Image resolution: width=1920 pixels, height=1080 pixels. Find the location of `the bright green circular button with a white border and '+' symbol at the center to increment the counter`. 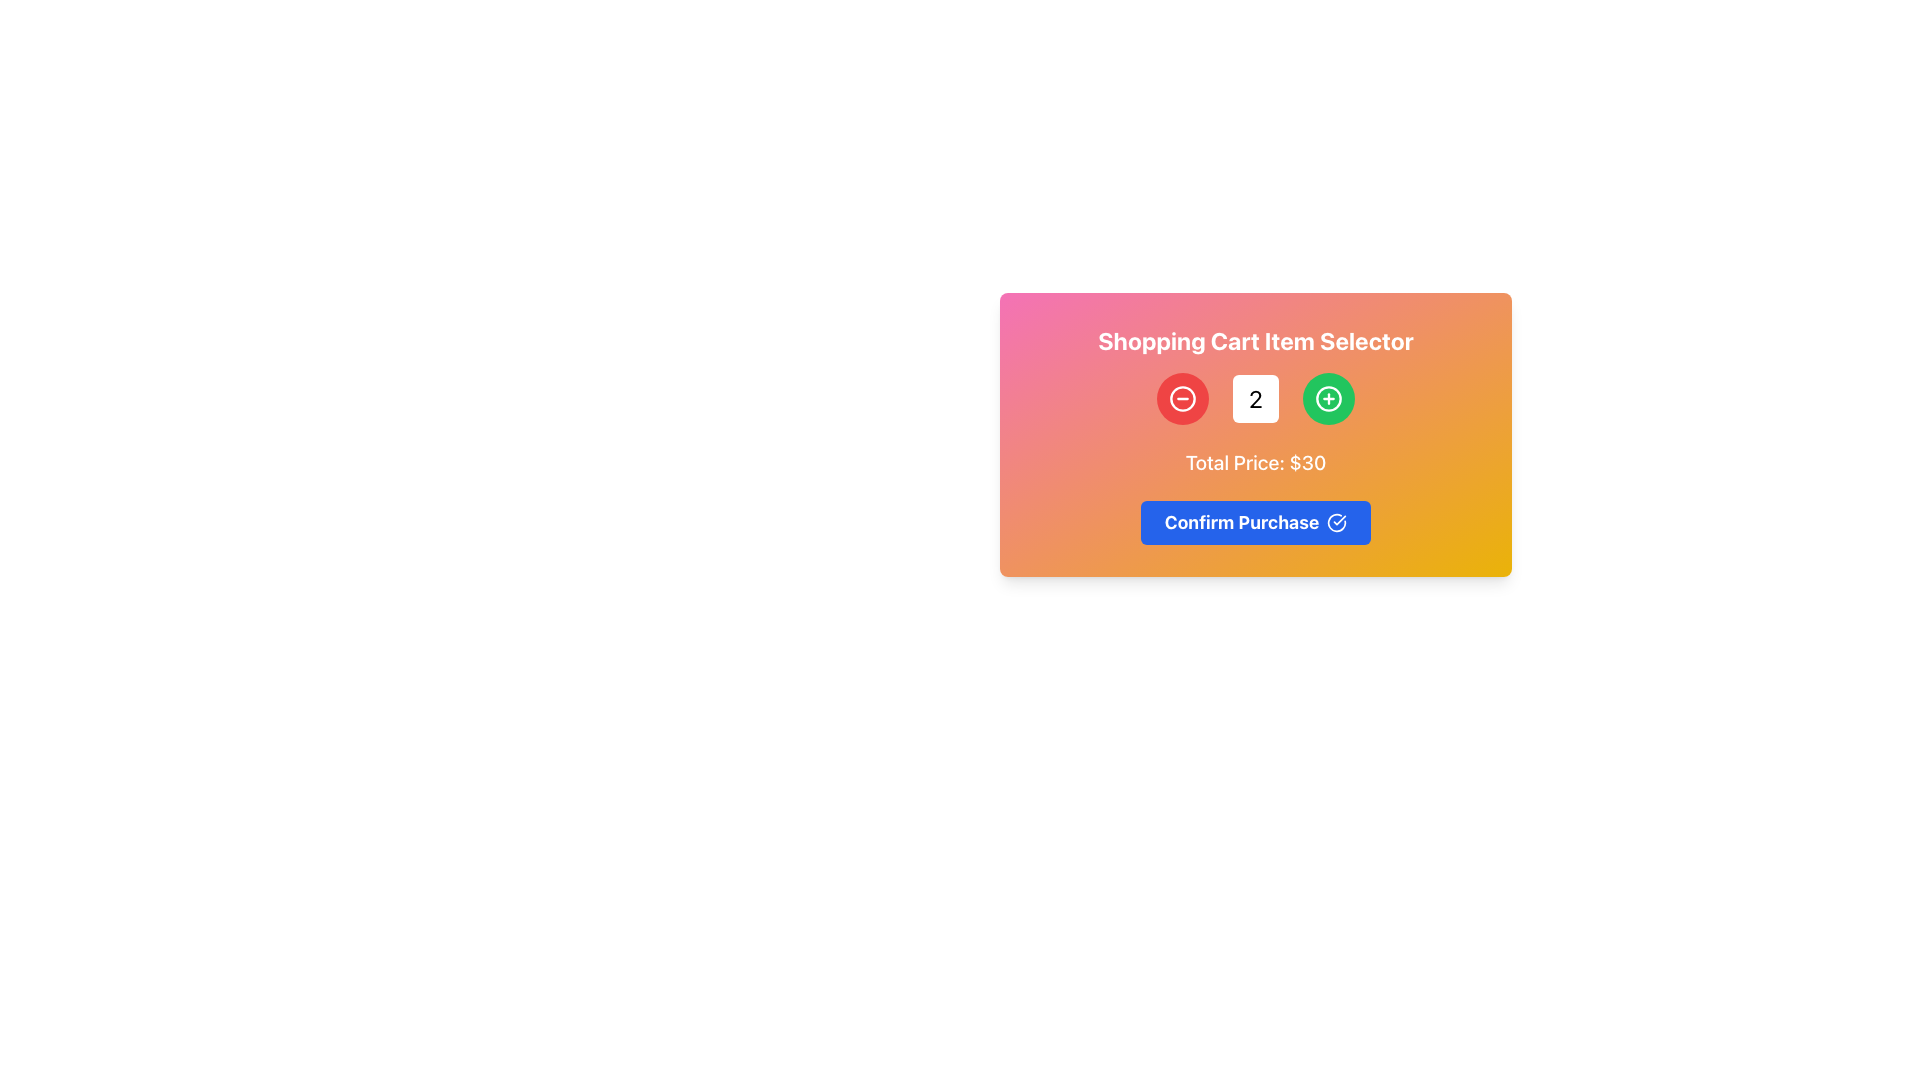

the bright green circular button with a white border and '+' symbol at the center to increment the counter is located at coordinates (1328, 398).